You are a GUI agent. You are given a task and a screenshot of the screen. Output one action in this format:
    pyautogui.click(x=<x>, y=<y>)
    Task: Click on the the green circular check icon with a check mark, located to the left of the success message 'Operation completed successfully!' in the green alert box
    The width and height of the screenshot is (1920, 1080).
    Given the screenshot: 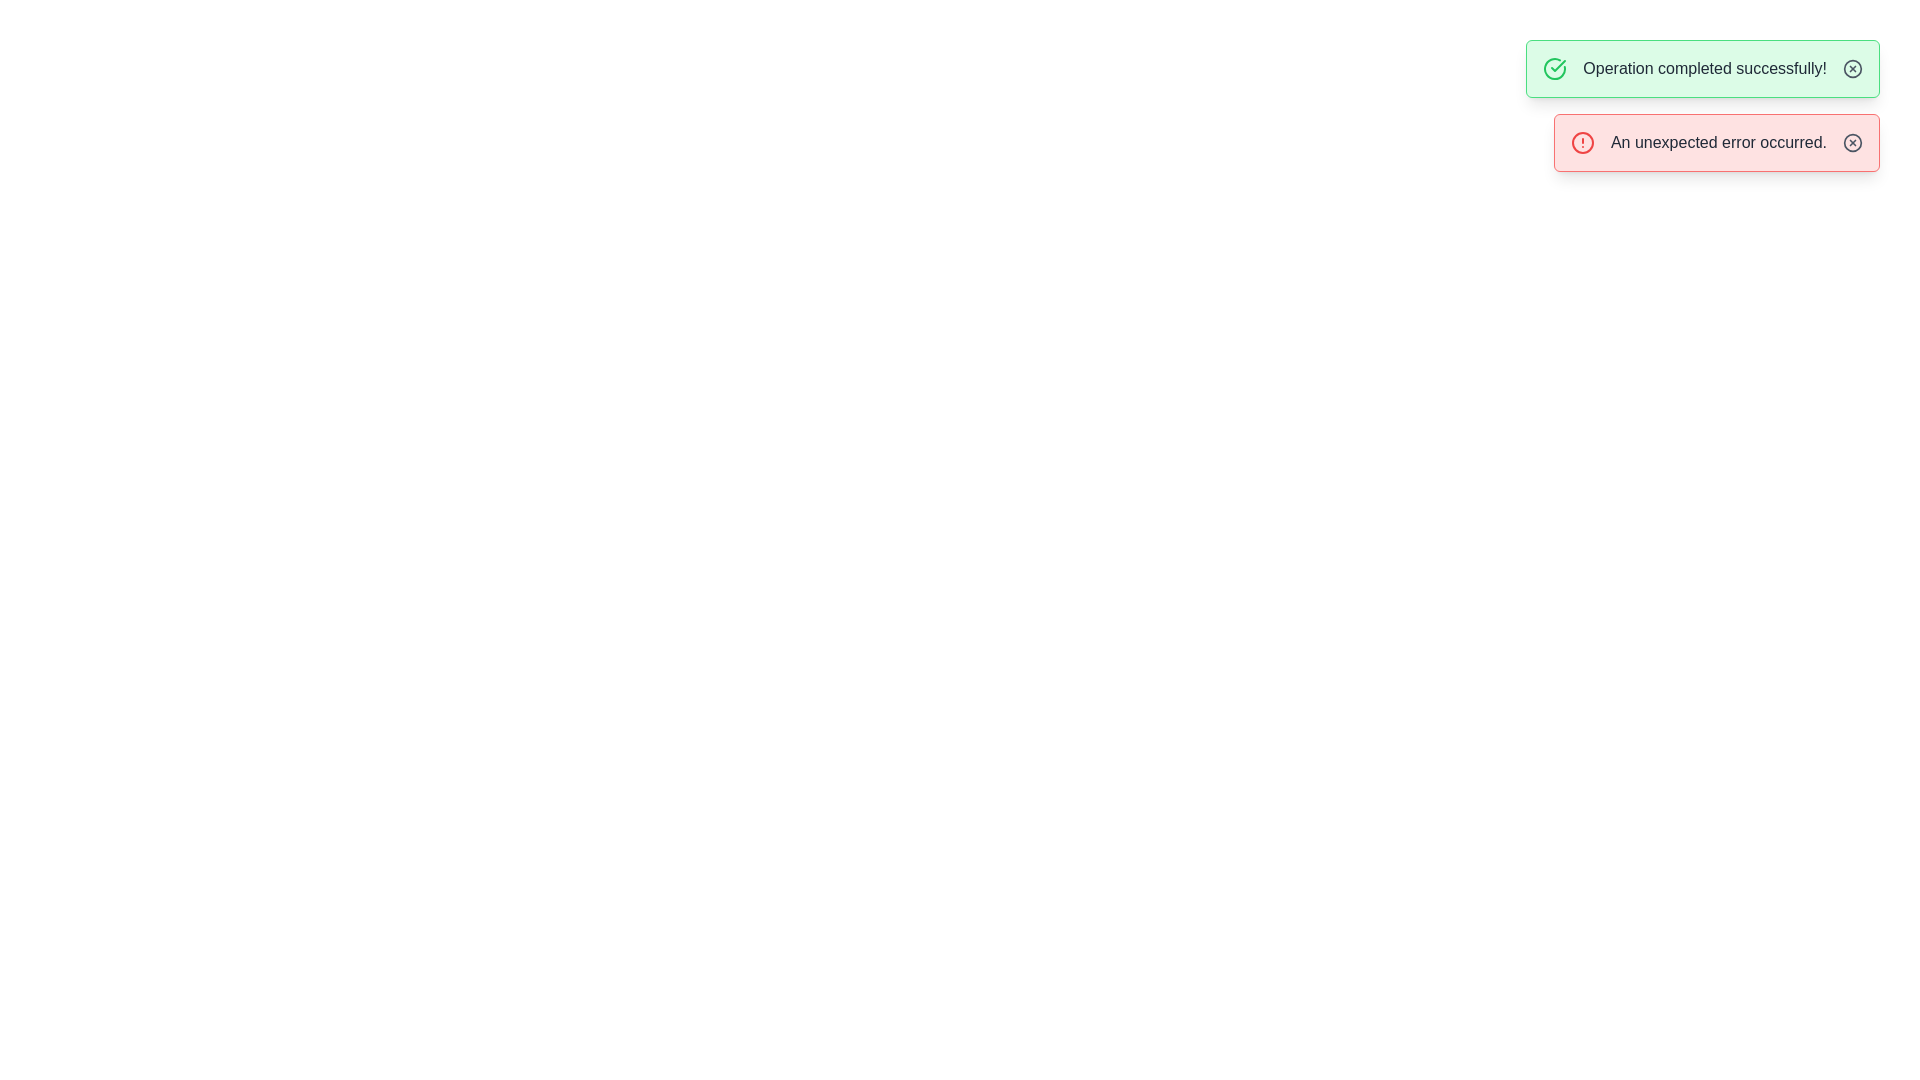 What is the action you would take?
    pyautogui.click(x=1554, y=68)
    